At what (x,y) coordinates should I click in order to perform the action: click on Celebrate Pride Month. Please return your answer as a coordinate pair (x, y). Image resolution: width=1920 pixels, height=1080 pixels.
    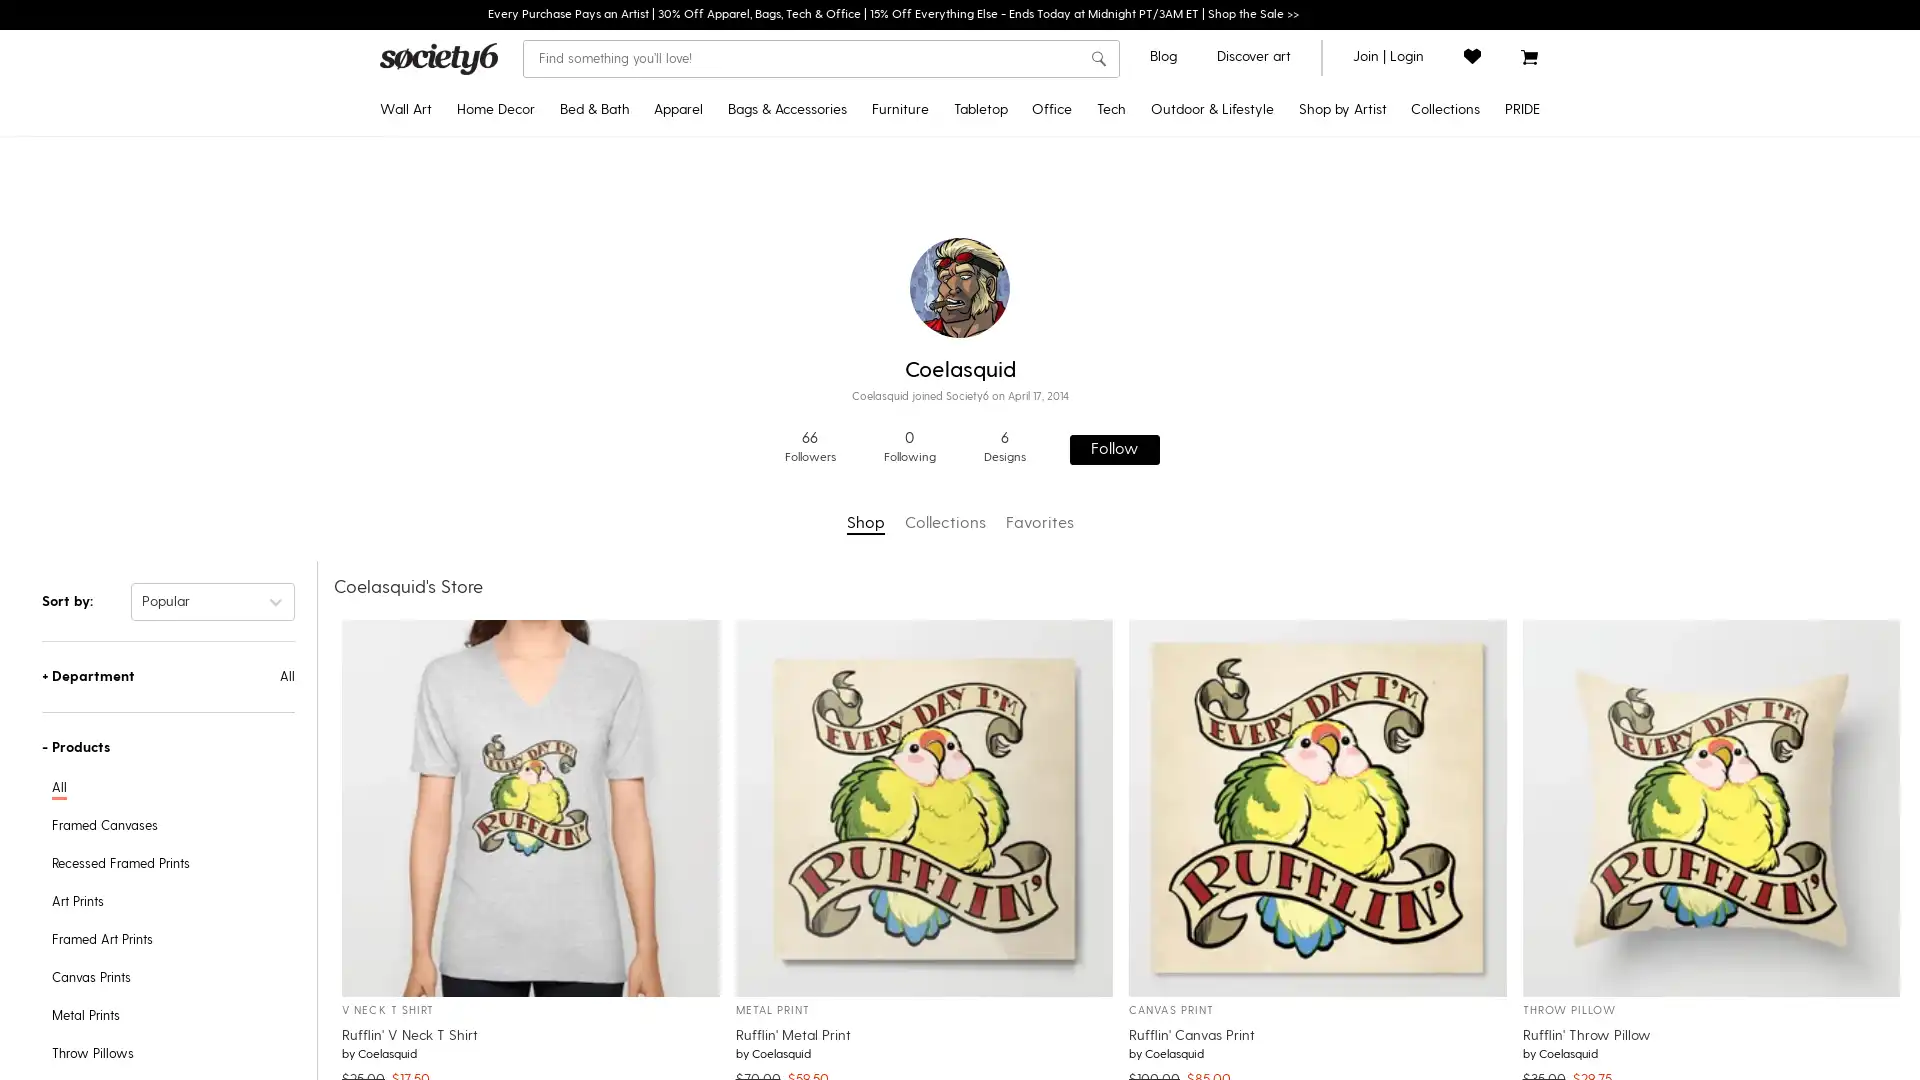
    Looking at the image, I should click on (1442, 160).